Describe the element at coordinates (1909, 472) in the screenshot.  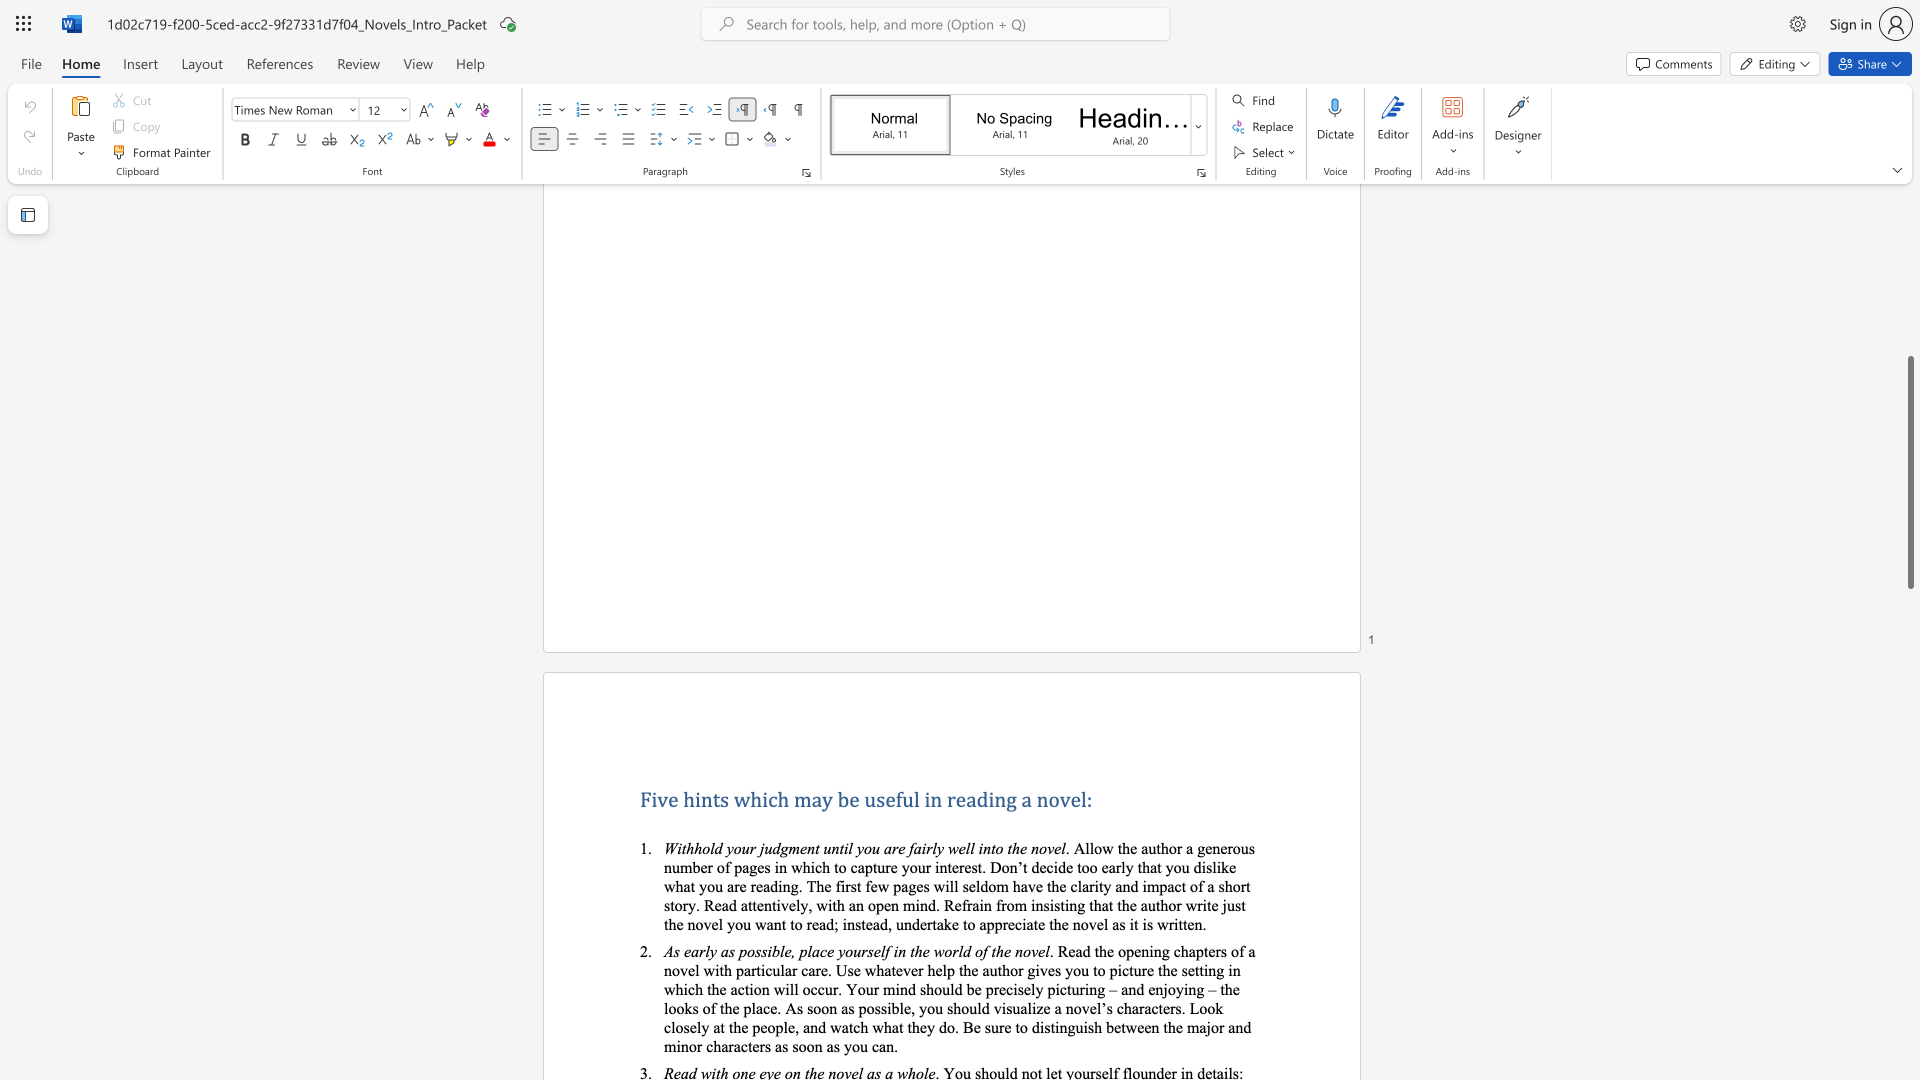
I see `the scrollbar and move down 1480 pixels` at that location.